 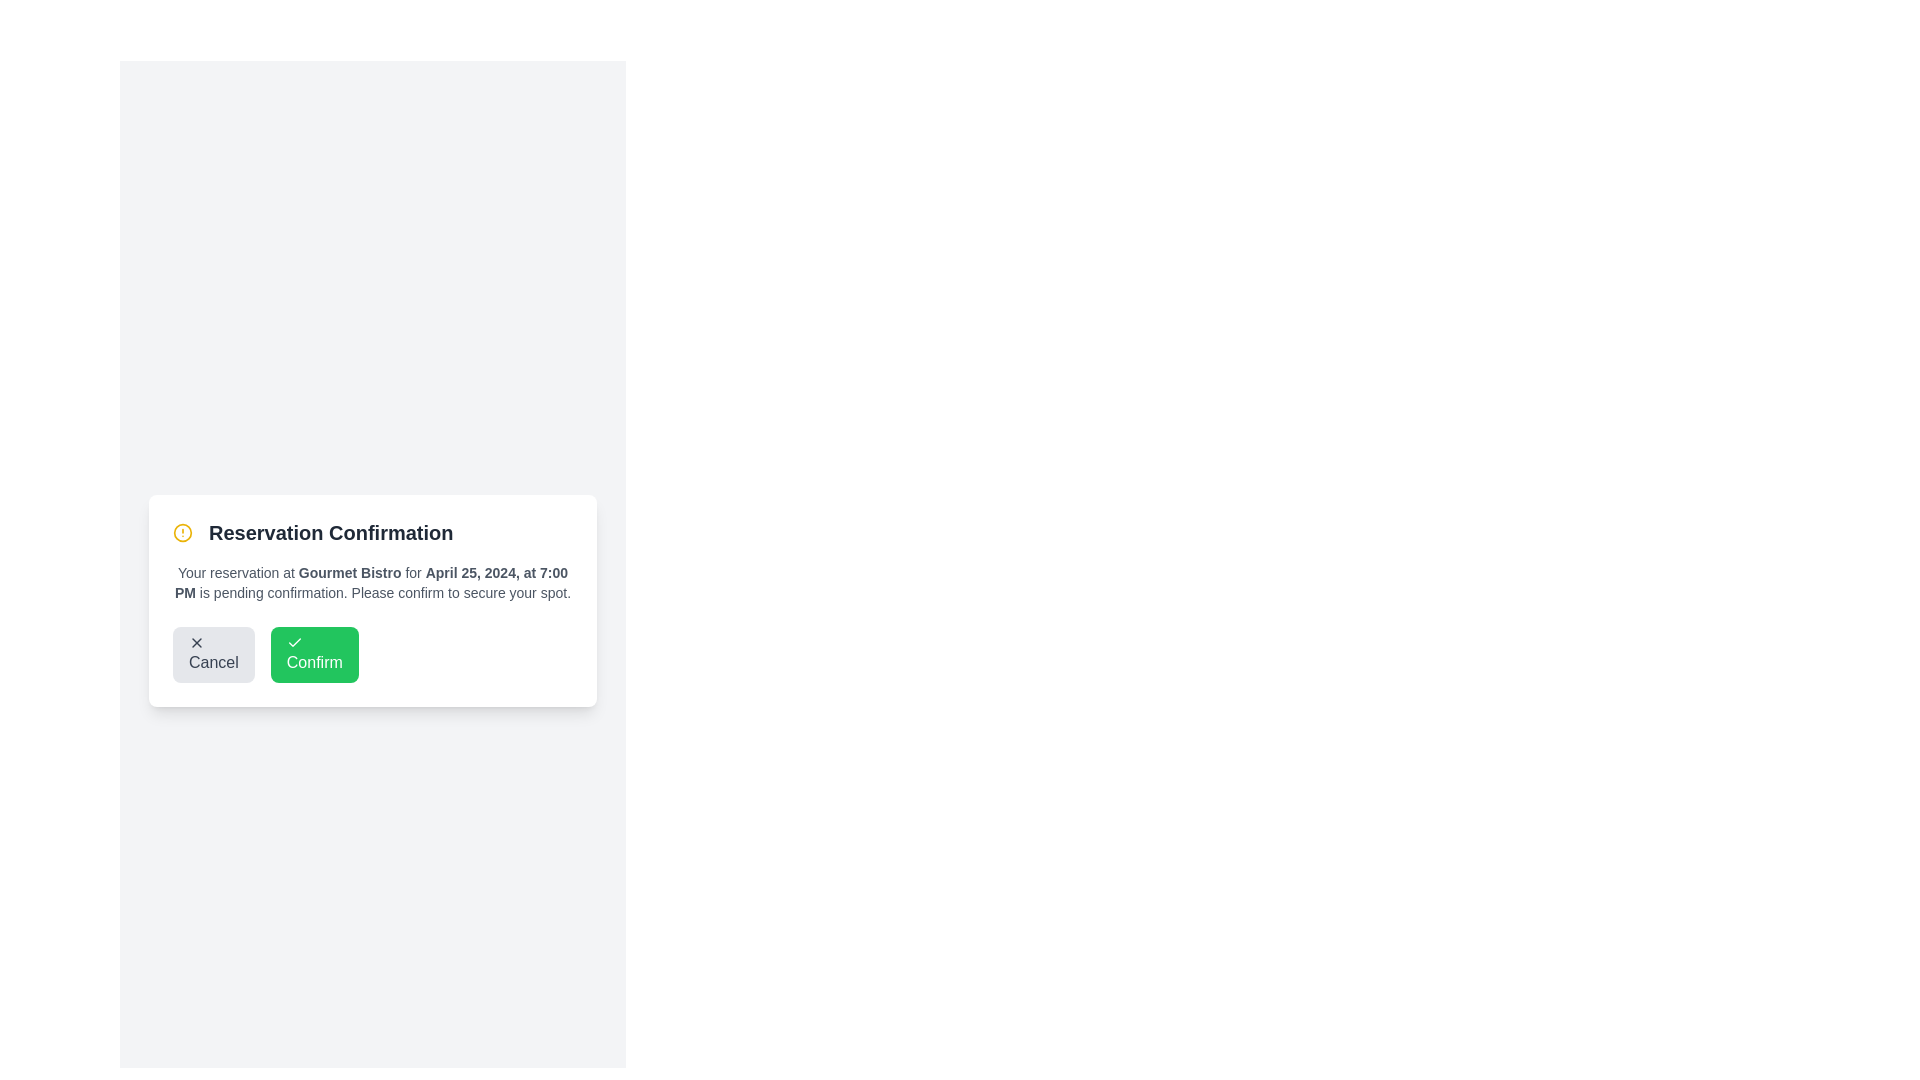 I want to click on the small black or dark gray 'X' icon, which is located on the left side of the 'Cancel' button in the bottom-left of the interface, so click(x=196, y=643).